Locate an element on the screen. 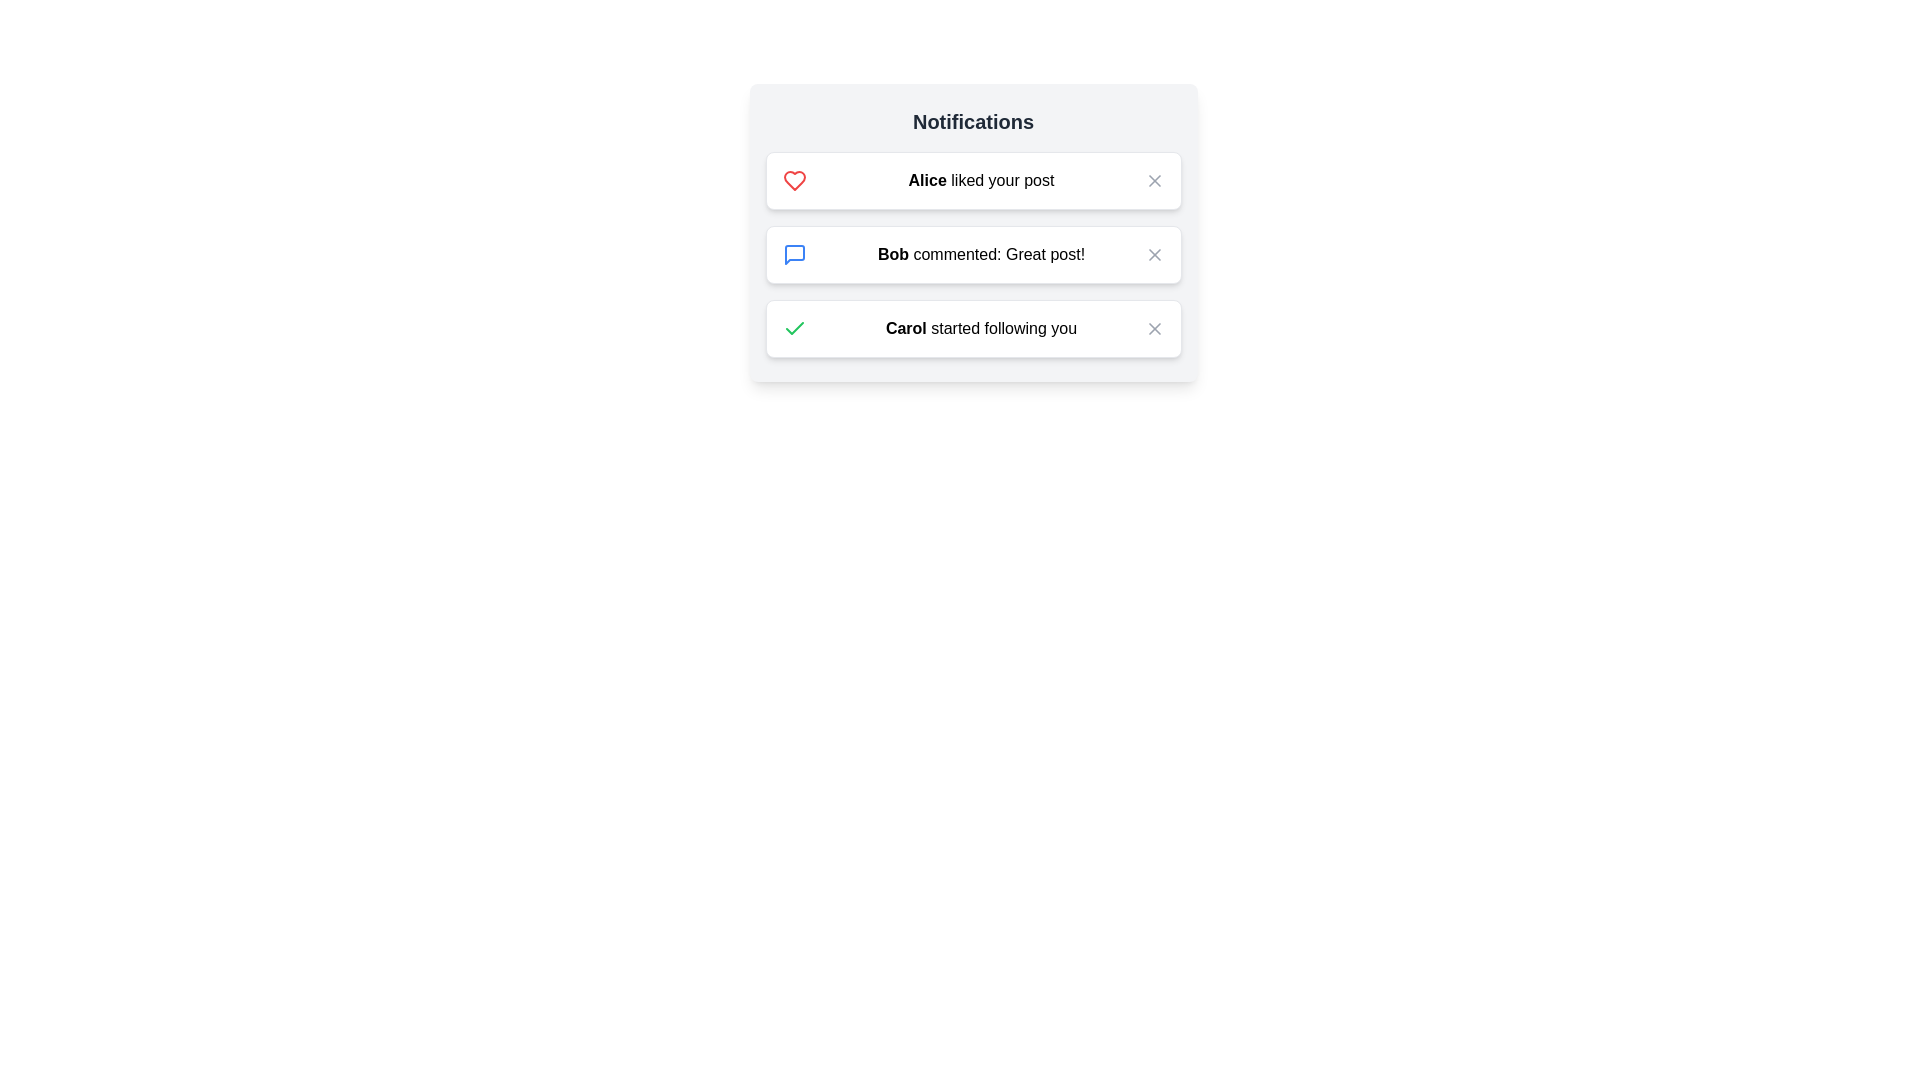 The width and height of the screenshot is (1920, 1080). the 'like' icon that visually represents the action for the notification stating 'Alice liked your post' is located at coordinates (793, 181).